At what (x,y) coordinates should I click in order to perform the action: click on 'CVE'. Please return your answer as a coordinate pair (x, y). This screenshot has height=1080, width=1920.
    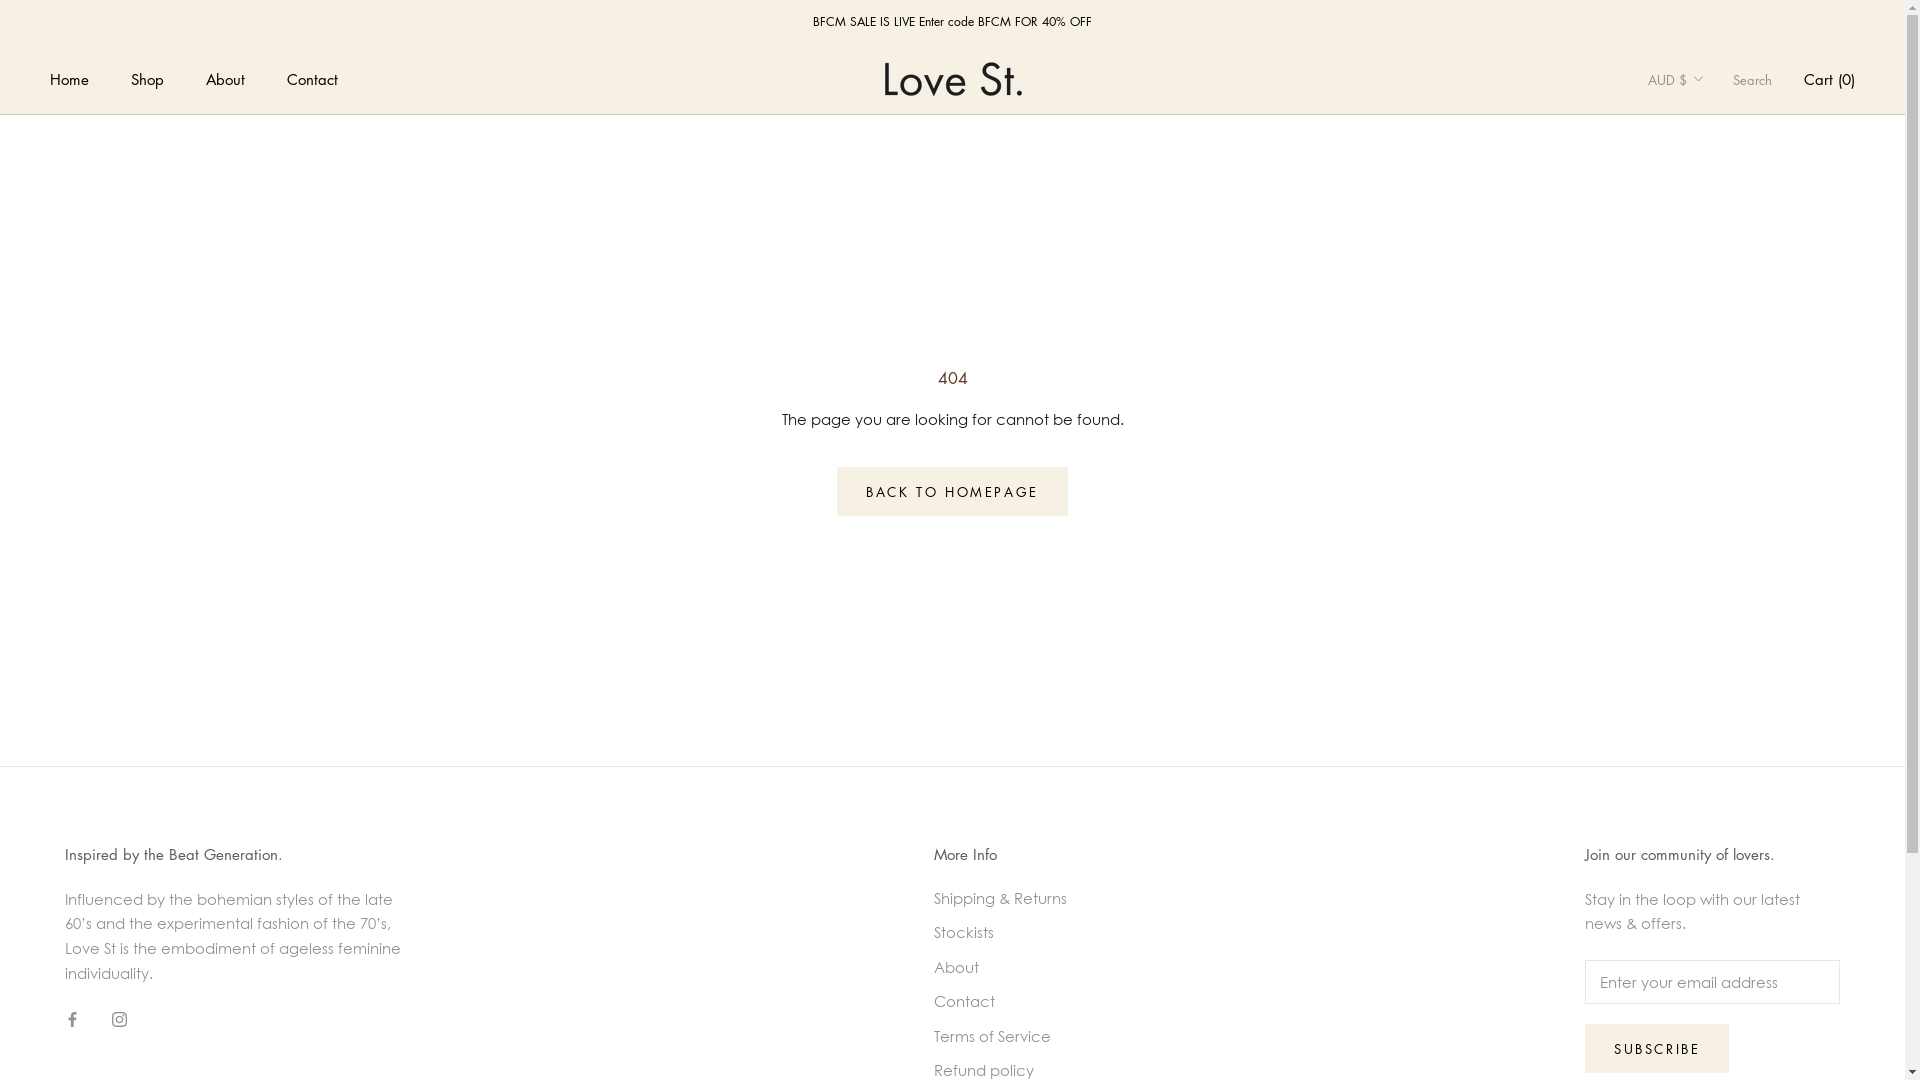
    Looking at the image, I should click on (1707, 848).